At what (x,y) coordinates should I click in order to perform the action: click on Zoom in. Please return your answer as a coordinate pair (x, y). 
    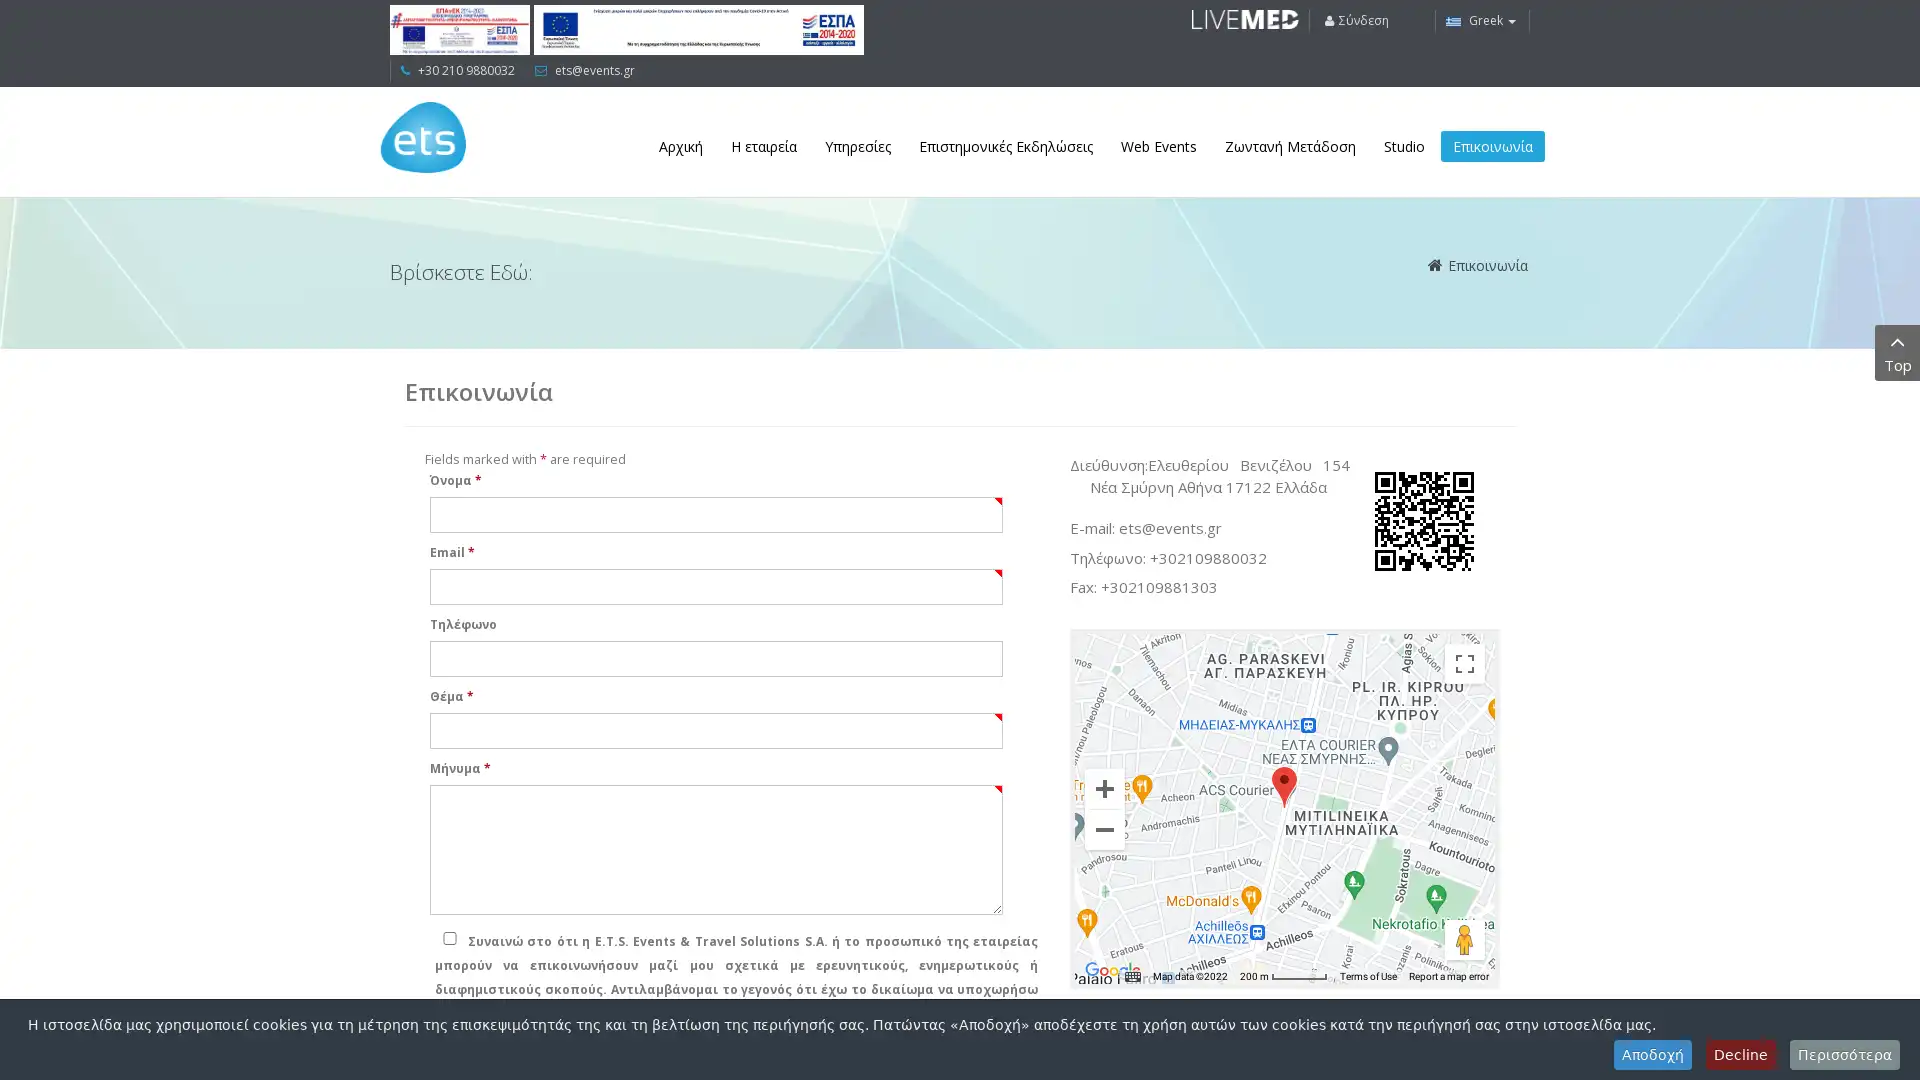
    Looking at the image, I should click on (1103, 786).